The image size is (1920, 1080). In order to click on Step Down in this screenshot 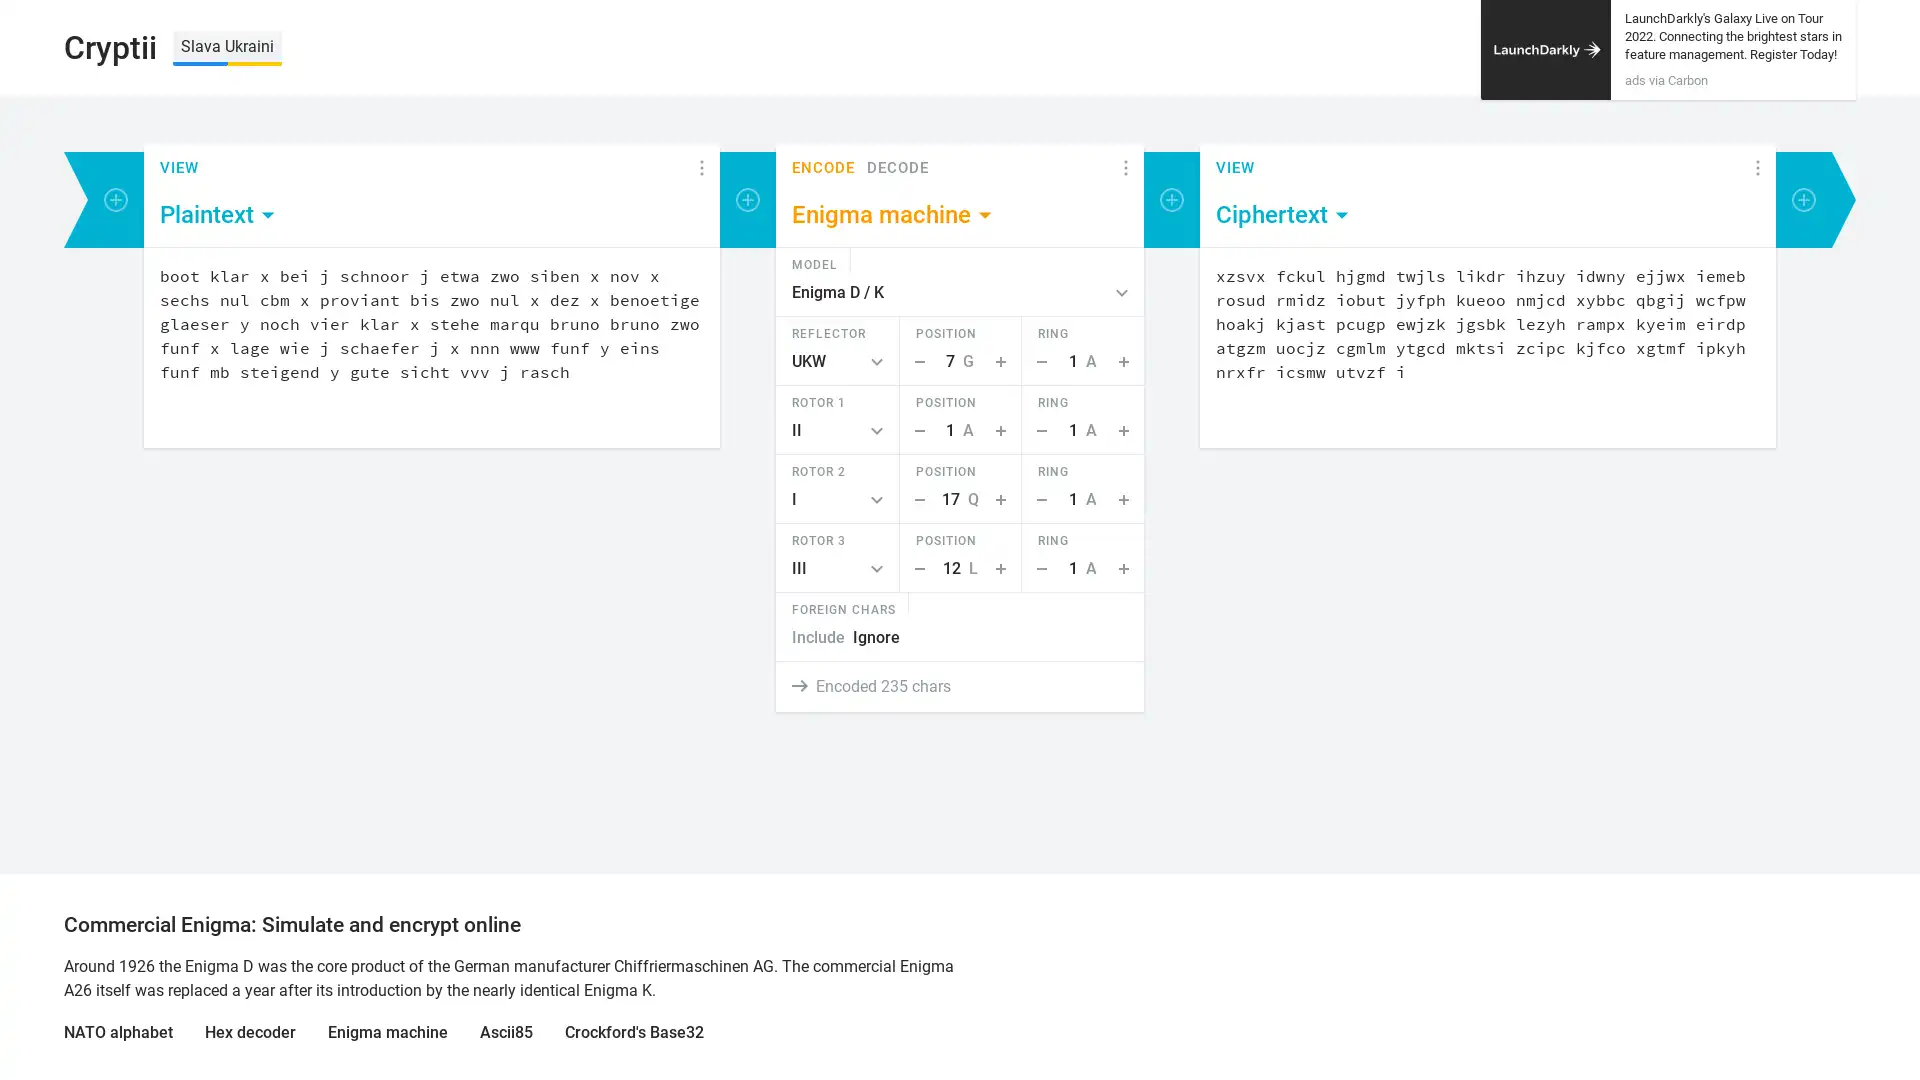, I will do `click(1037, 569)`.